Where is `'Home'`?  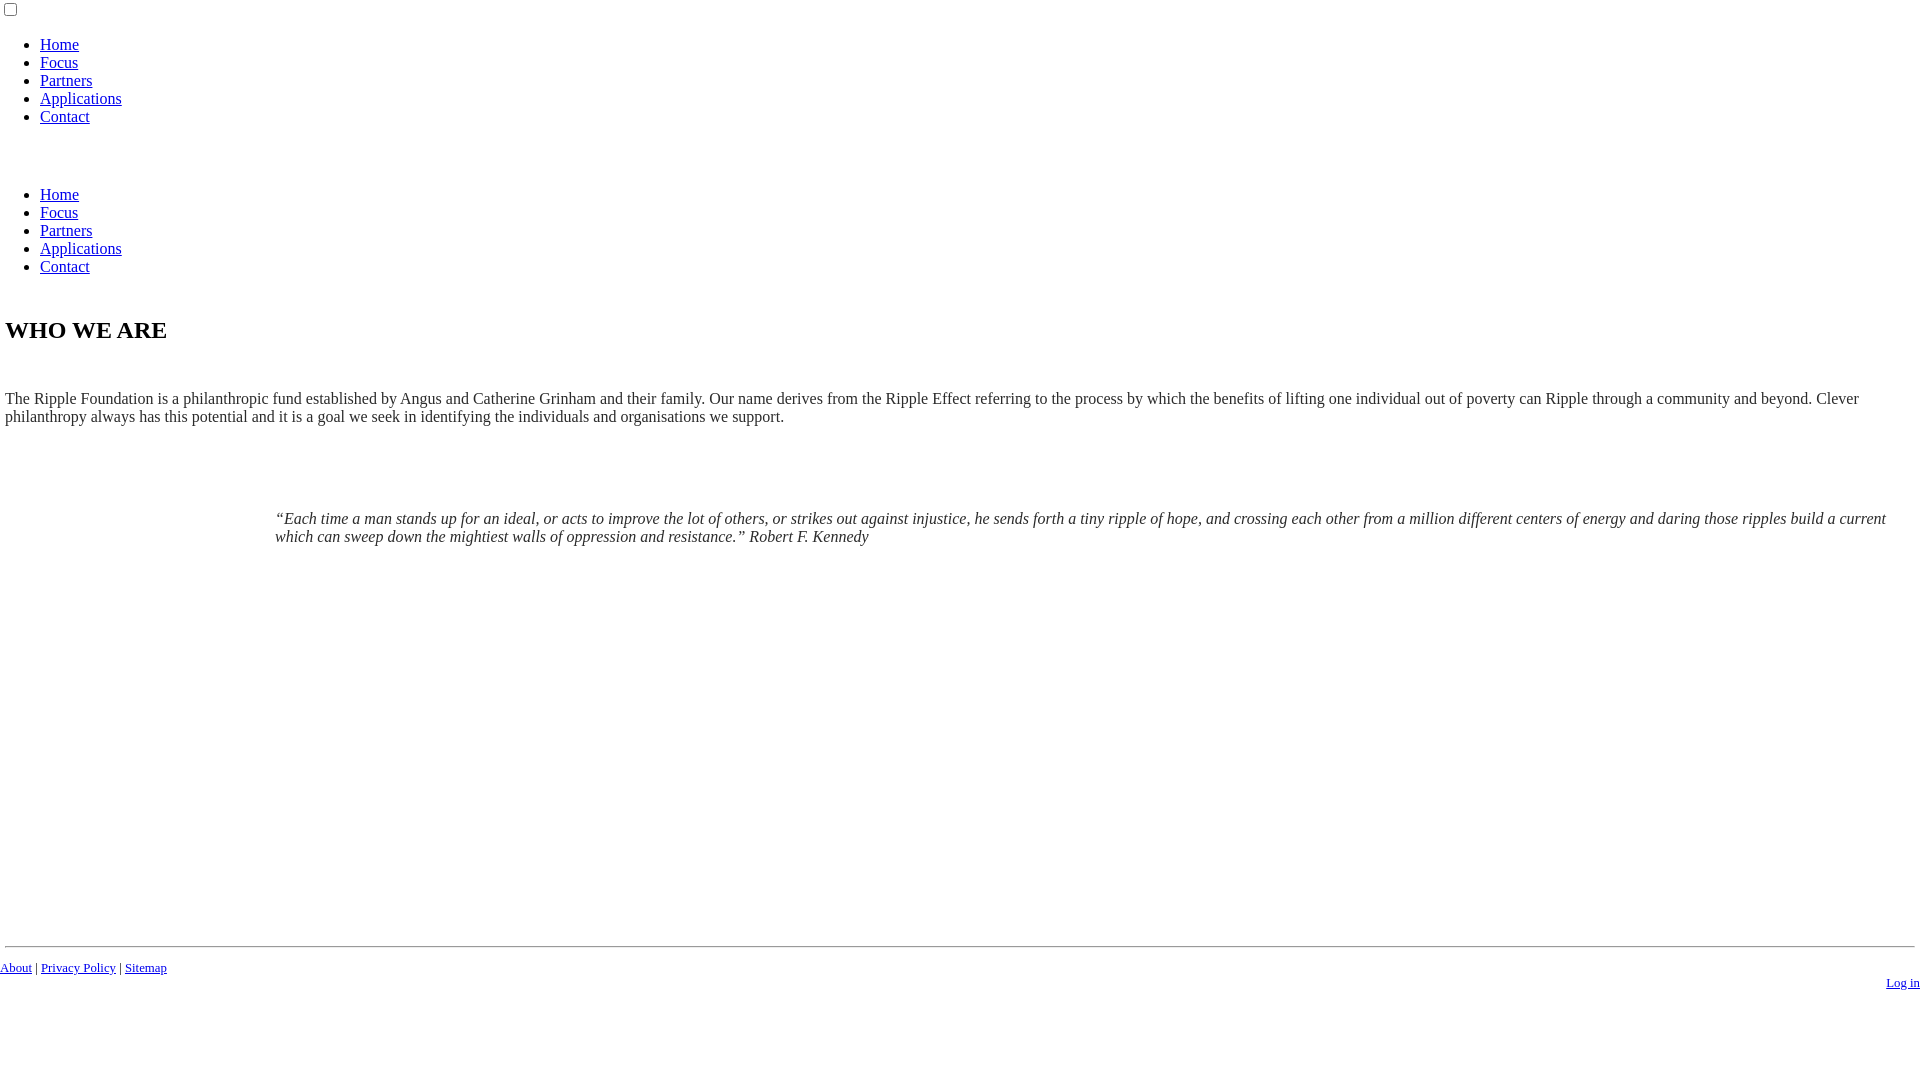 'Home' is located at coordinates (39, 194).